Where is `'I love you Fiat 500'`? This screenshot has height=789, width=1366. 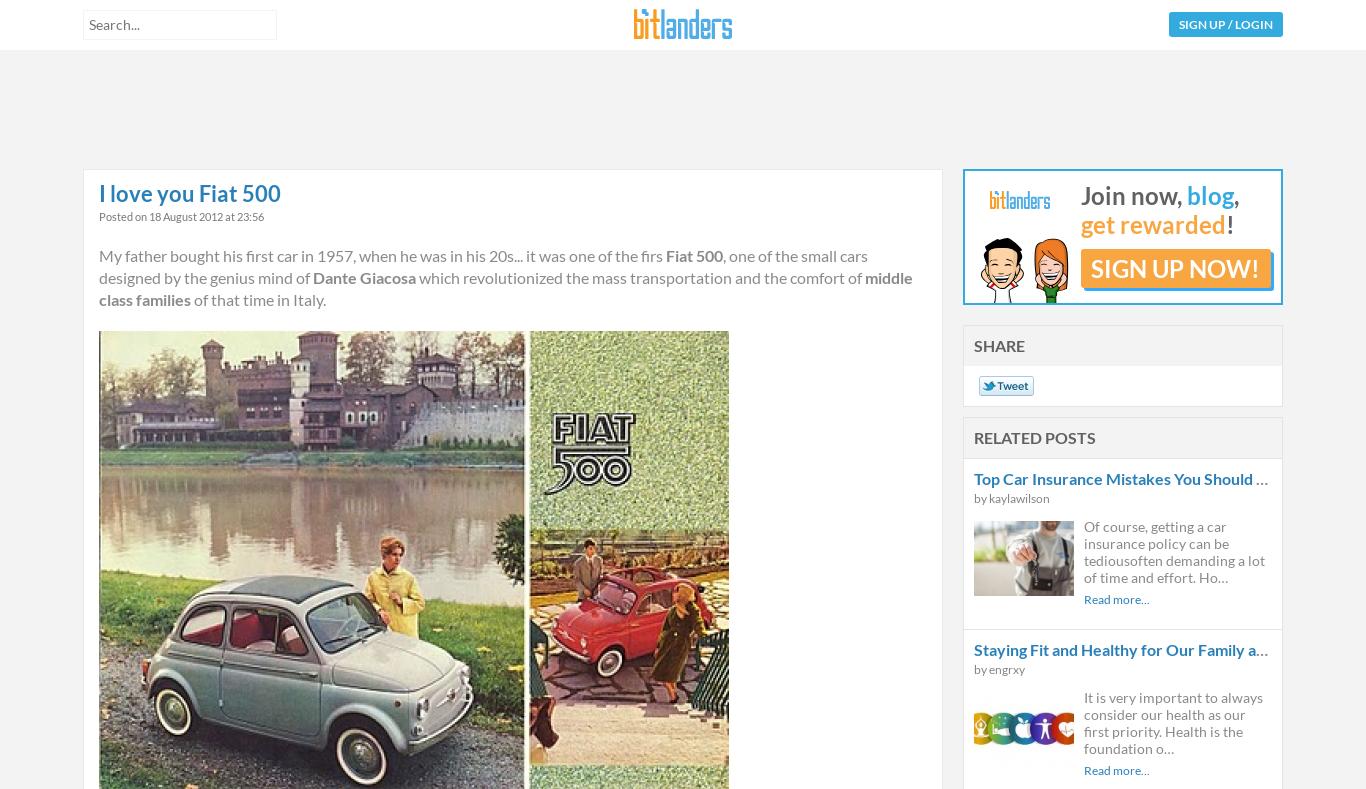
'I love you Fiat 500' is located at coordinates (189, 192).